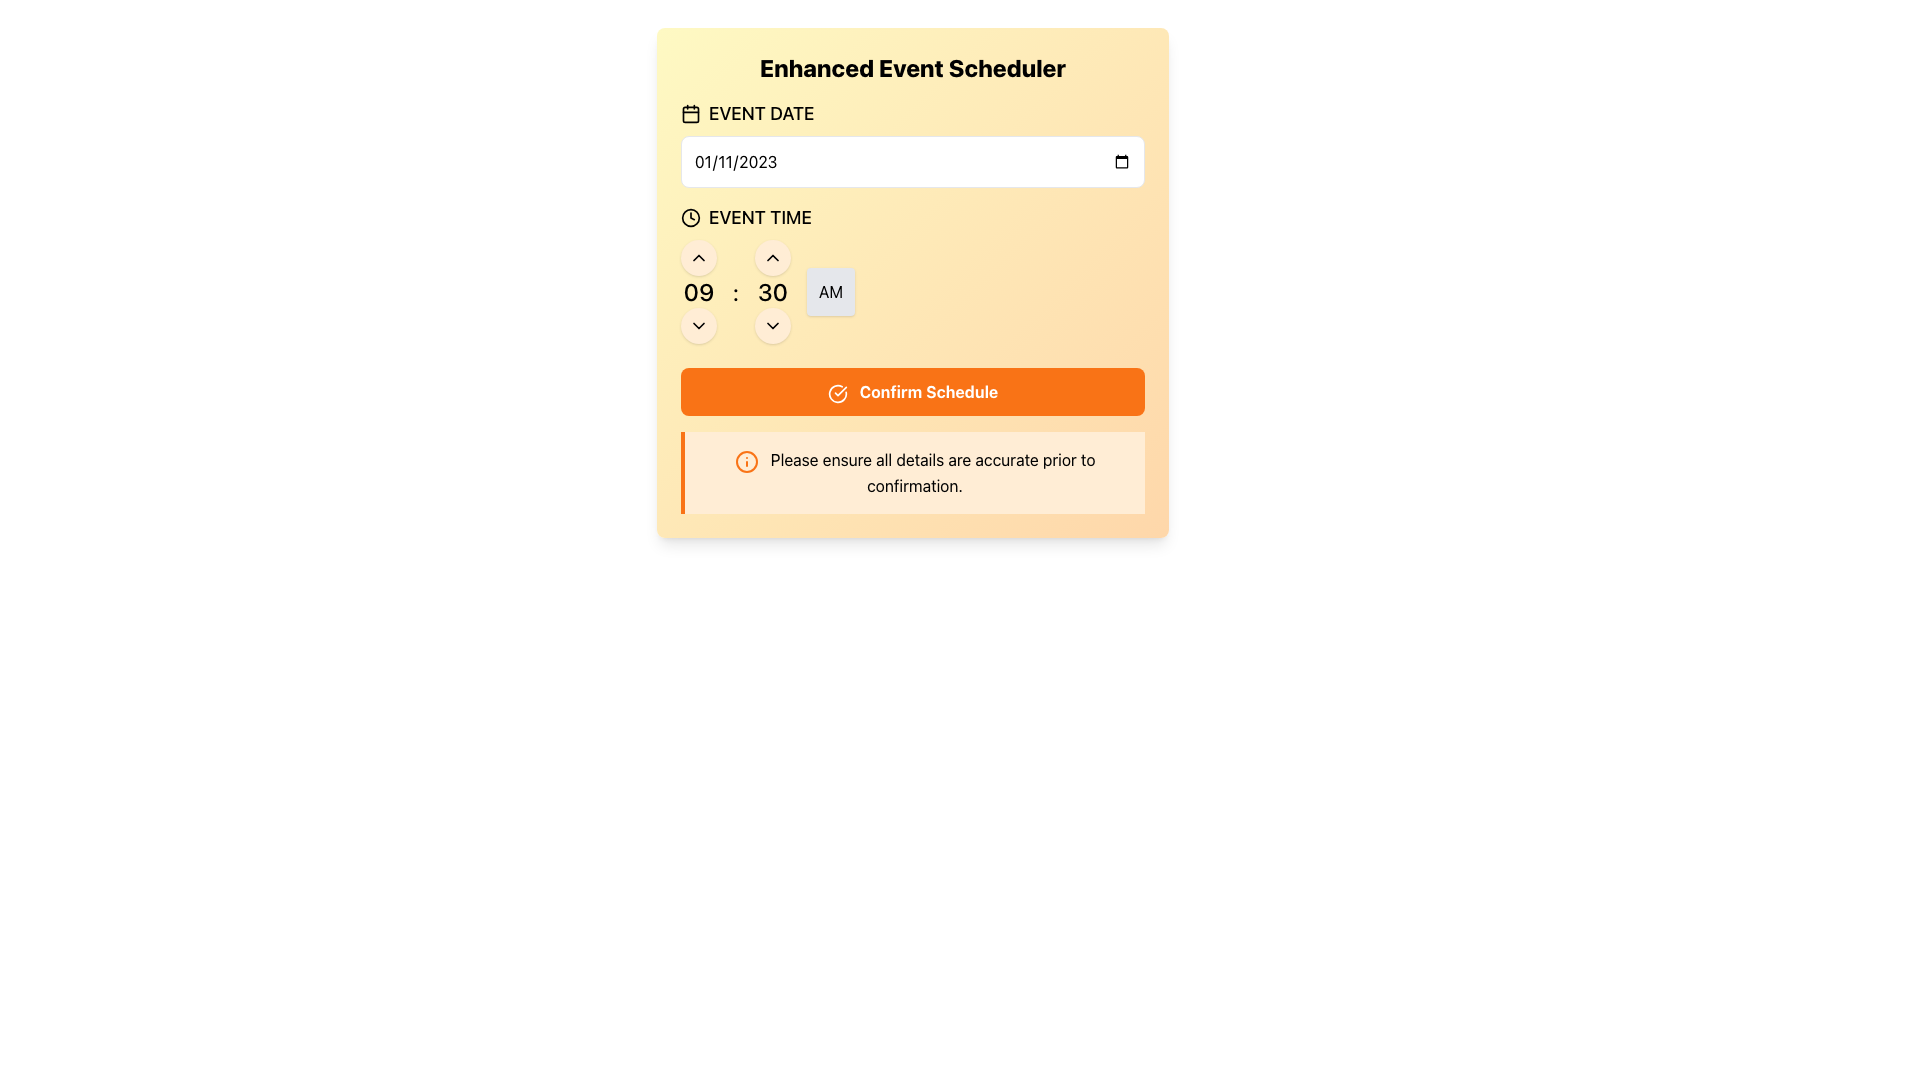  Describe the element at coordinates (771, 292) in the screenshot. I see `the Text Display element that shows the current minute value in the time picker interface, which is centrally located between the increment and decrement arrow buttons` at that location.